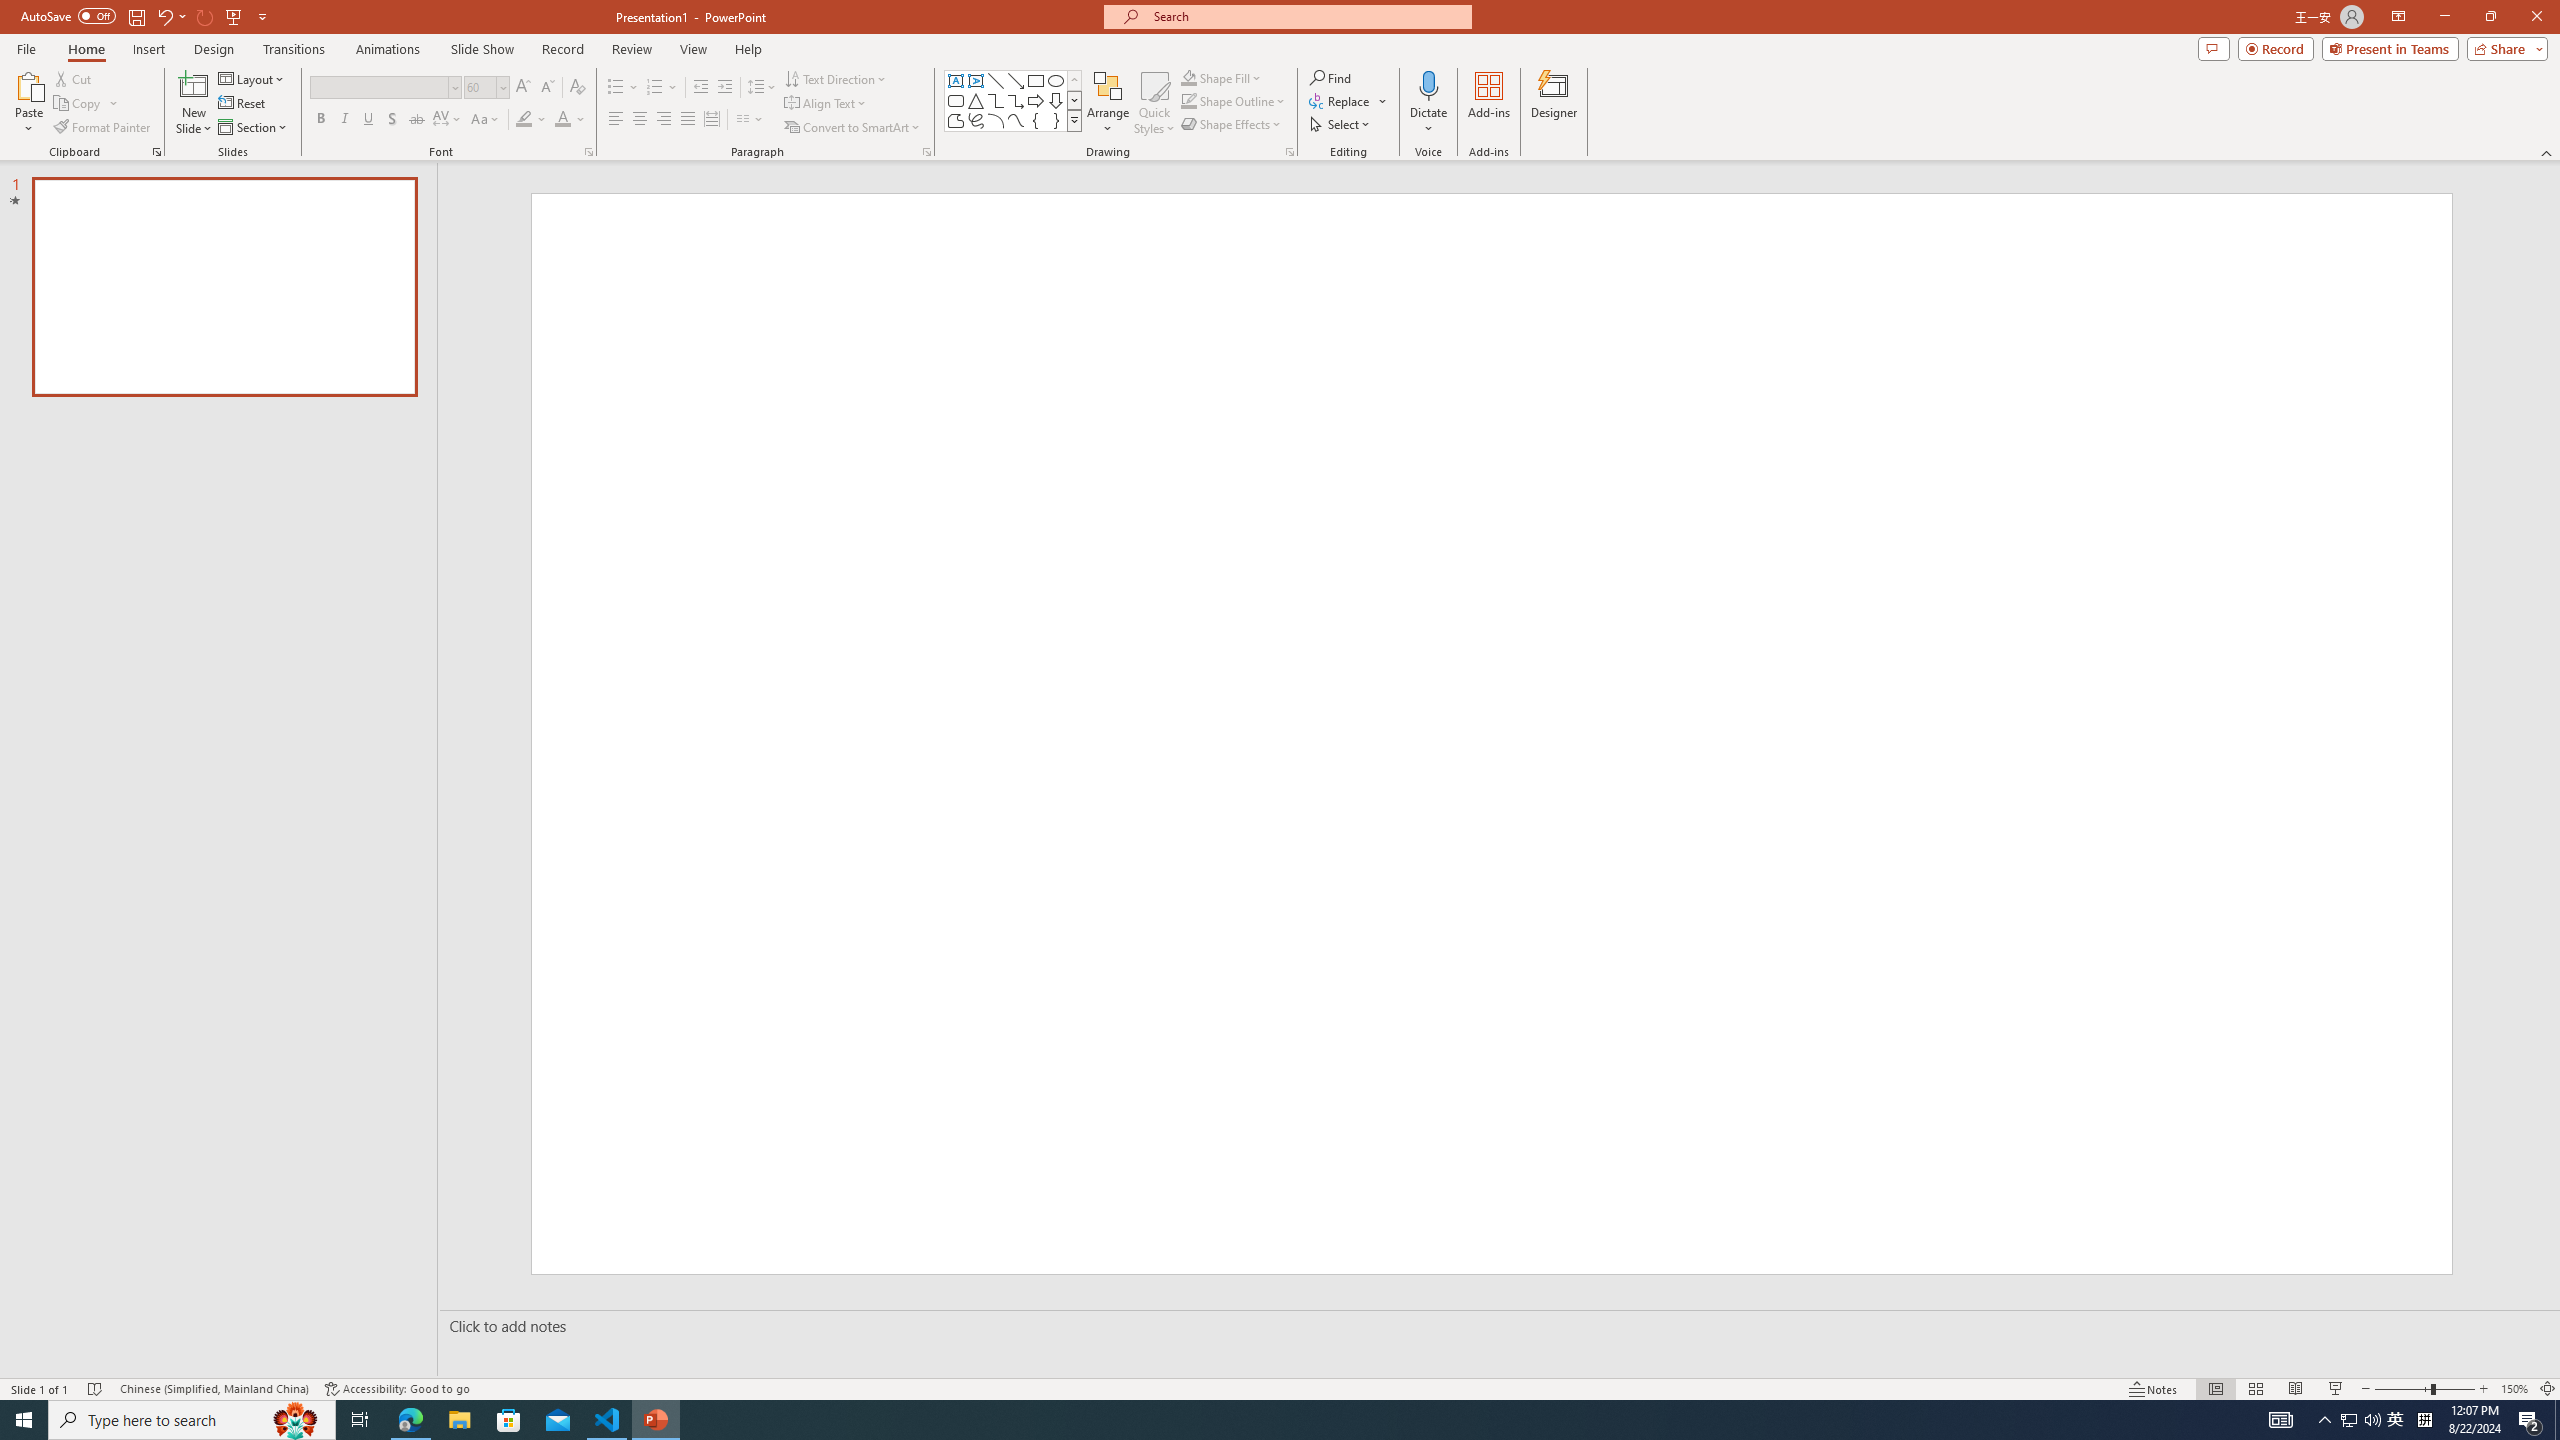 This screenshot has height=1440, width=2560. What do you see at coordinates (2515, 1389) in the screenshot?
I see `'Zoom 150%'` at bounding box center [2515, 1389].